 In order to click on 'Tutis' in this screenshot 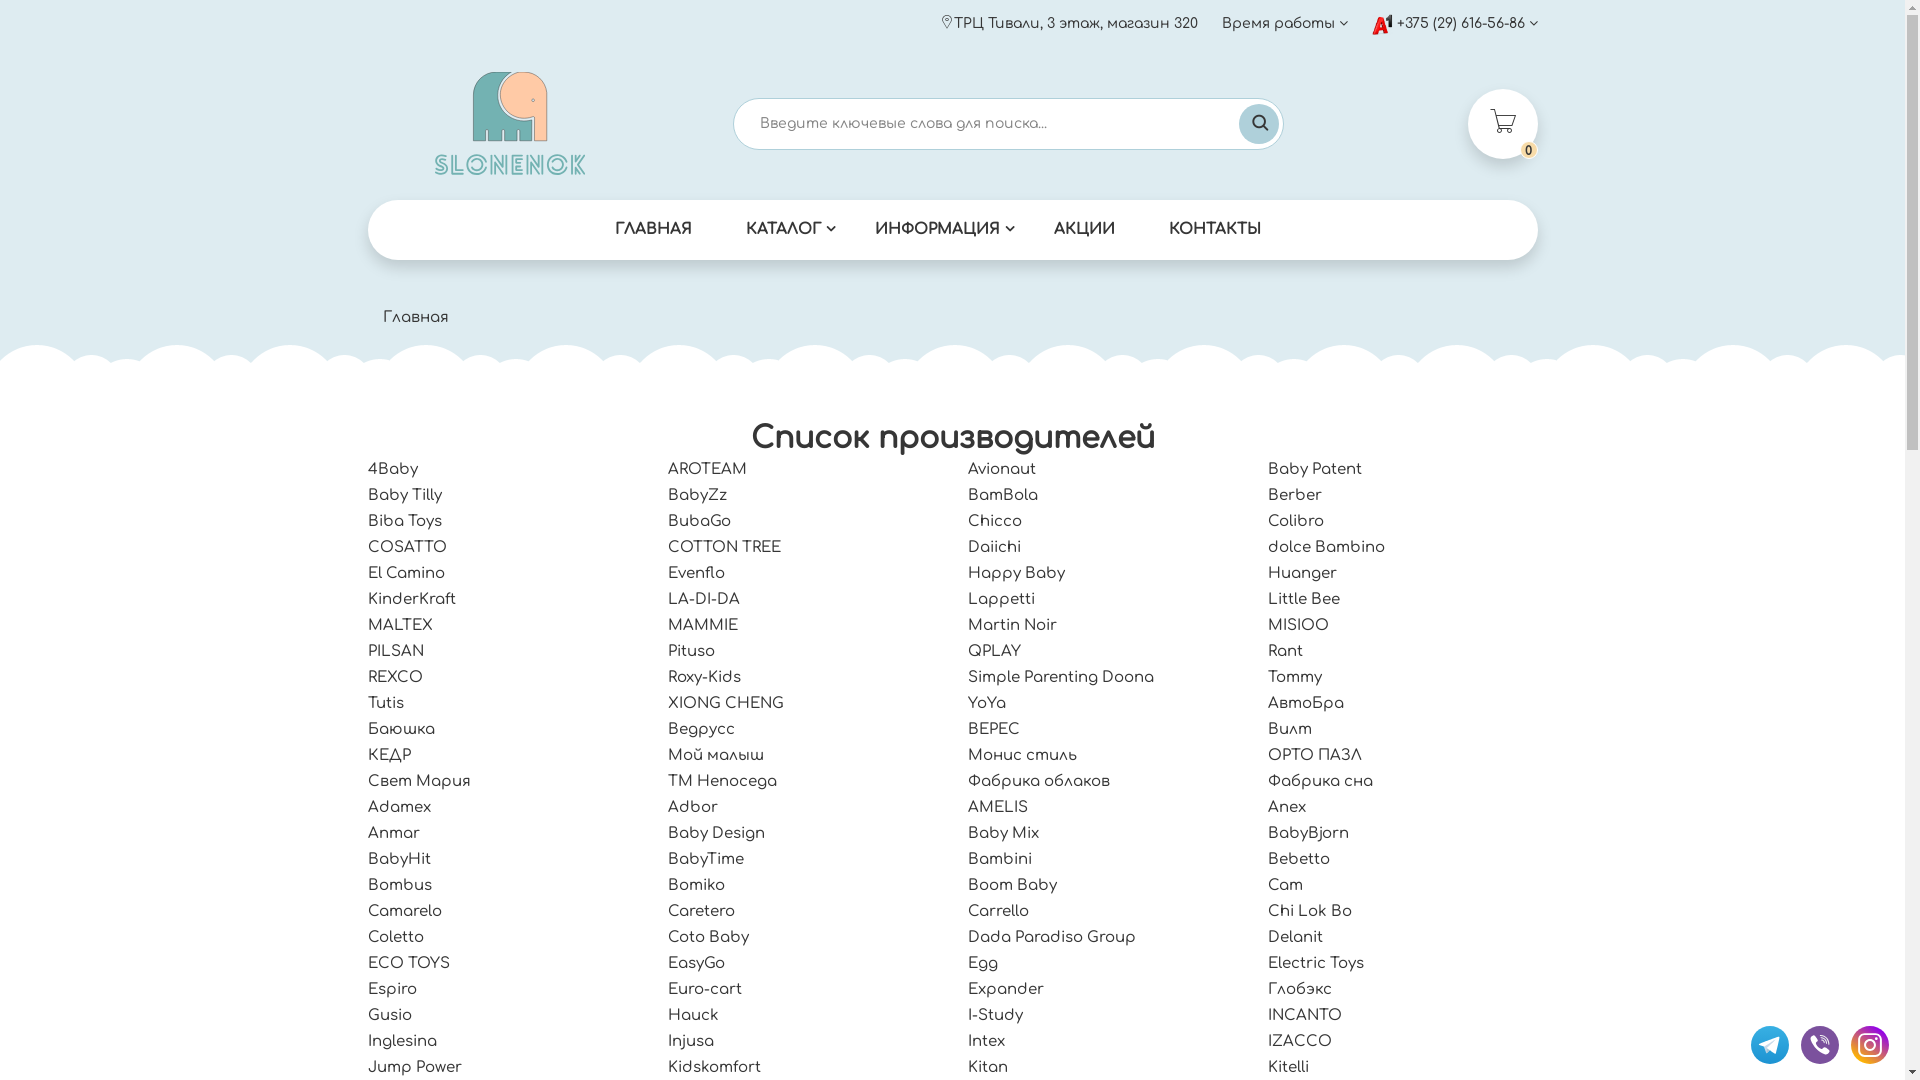, I will do `click(385, 702)`.